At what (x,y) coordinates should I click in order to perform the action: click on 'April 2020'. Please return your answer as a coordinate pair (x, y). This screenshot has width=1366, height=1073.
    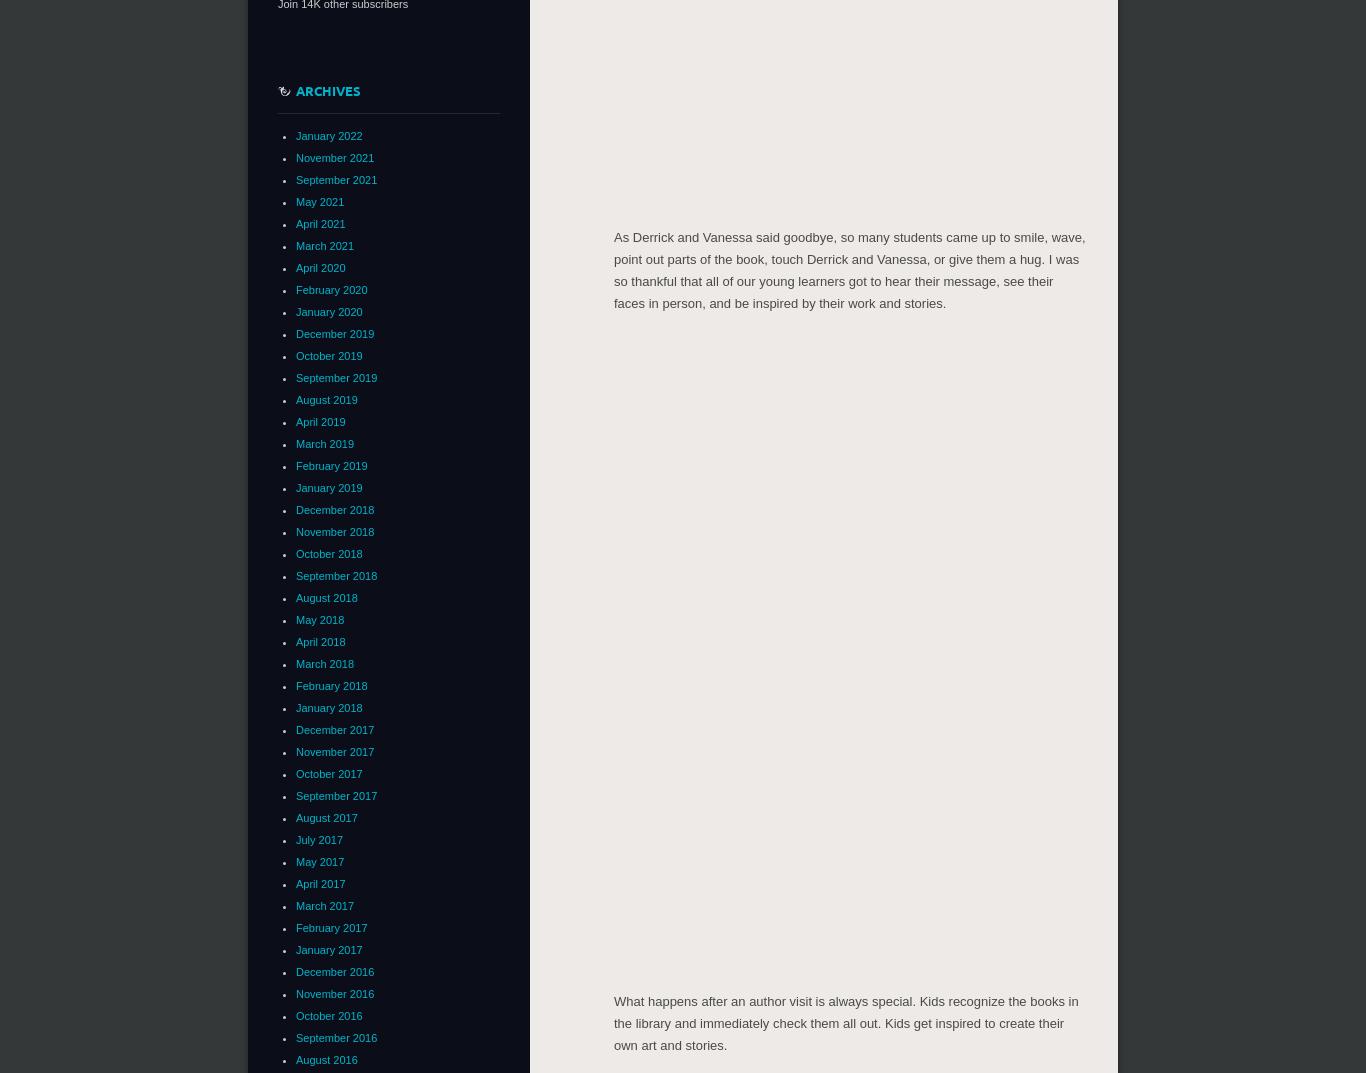
    Looking at the image, I should click on (320, 265).